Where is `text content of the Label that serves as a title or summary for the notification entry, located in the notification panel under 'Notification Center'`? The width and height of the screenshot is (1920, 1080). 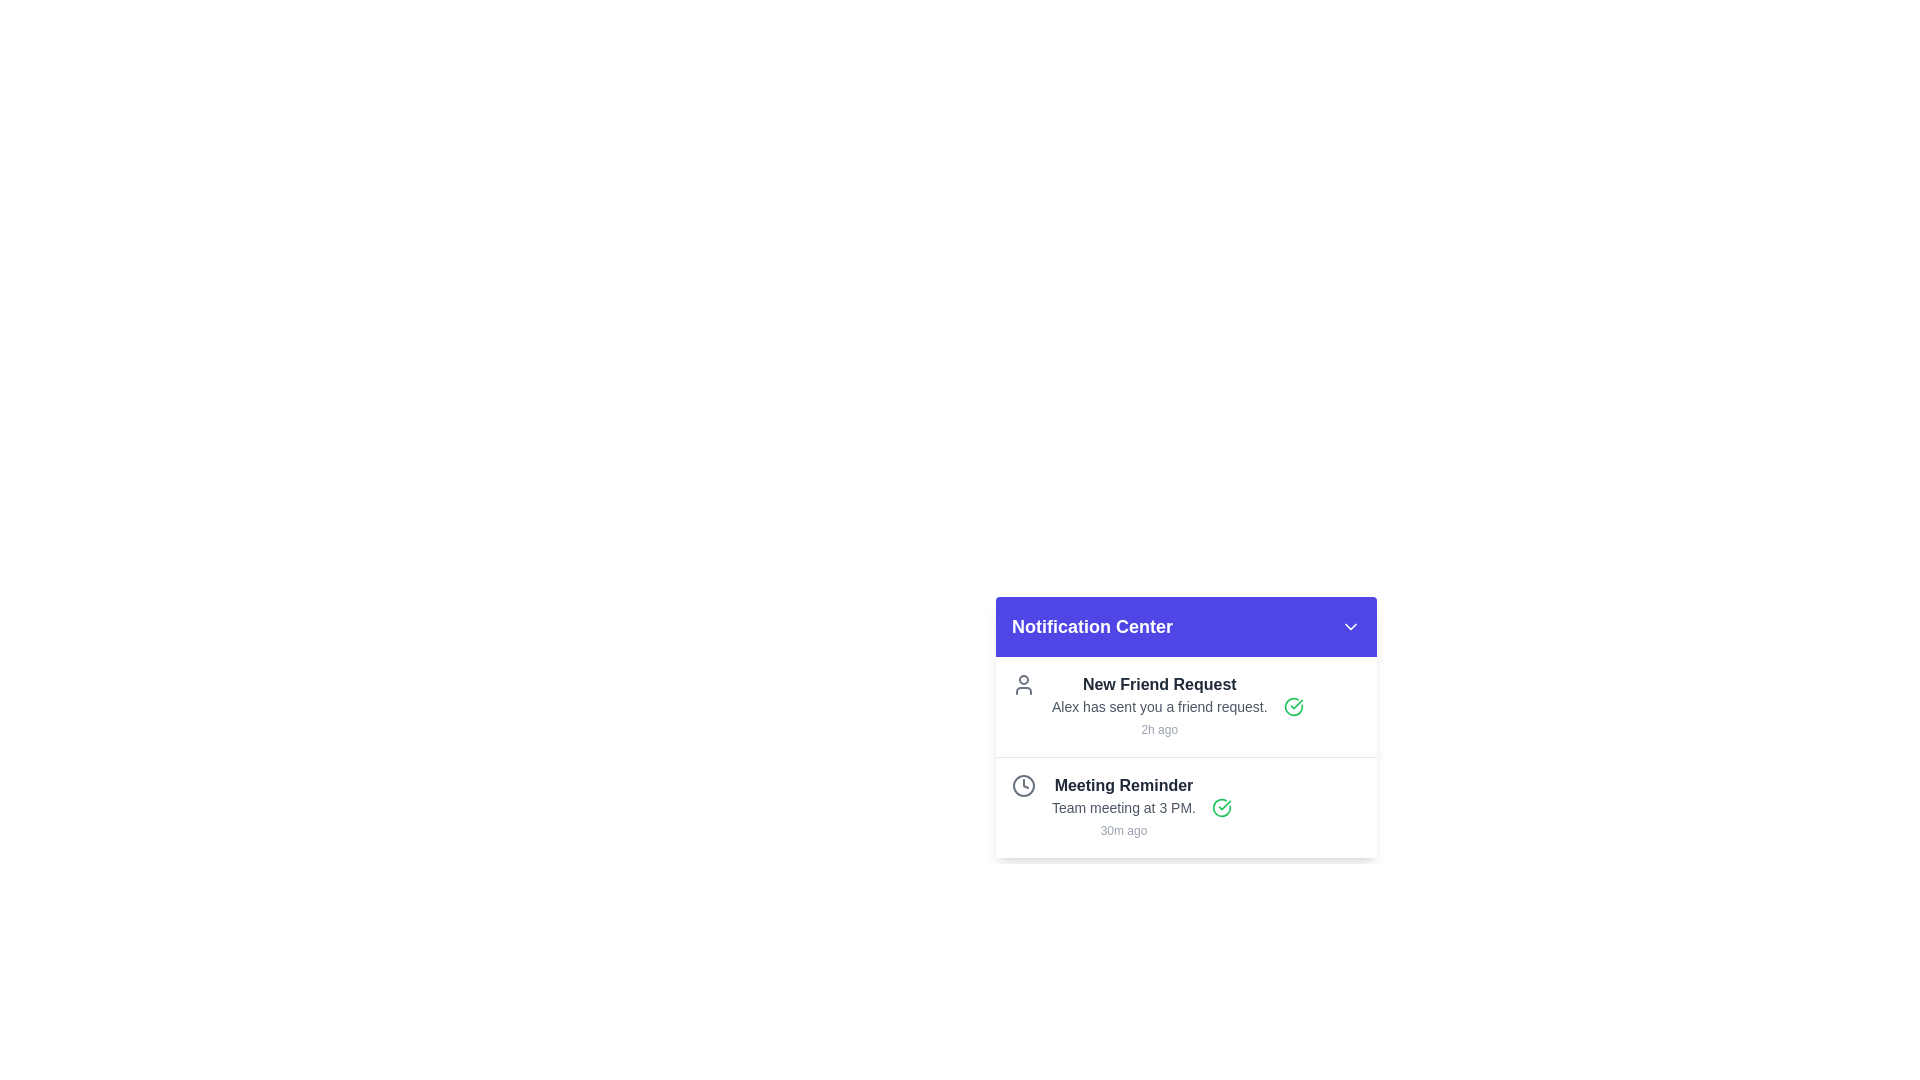
text content of the Label that serves as a title or summary for the notification entry, located in the notification panel under 'Notification Center' is located at coordinates (1159, 684).